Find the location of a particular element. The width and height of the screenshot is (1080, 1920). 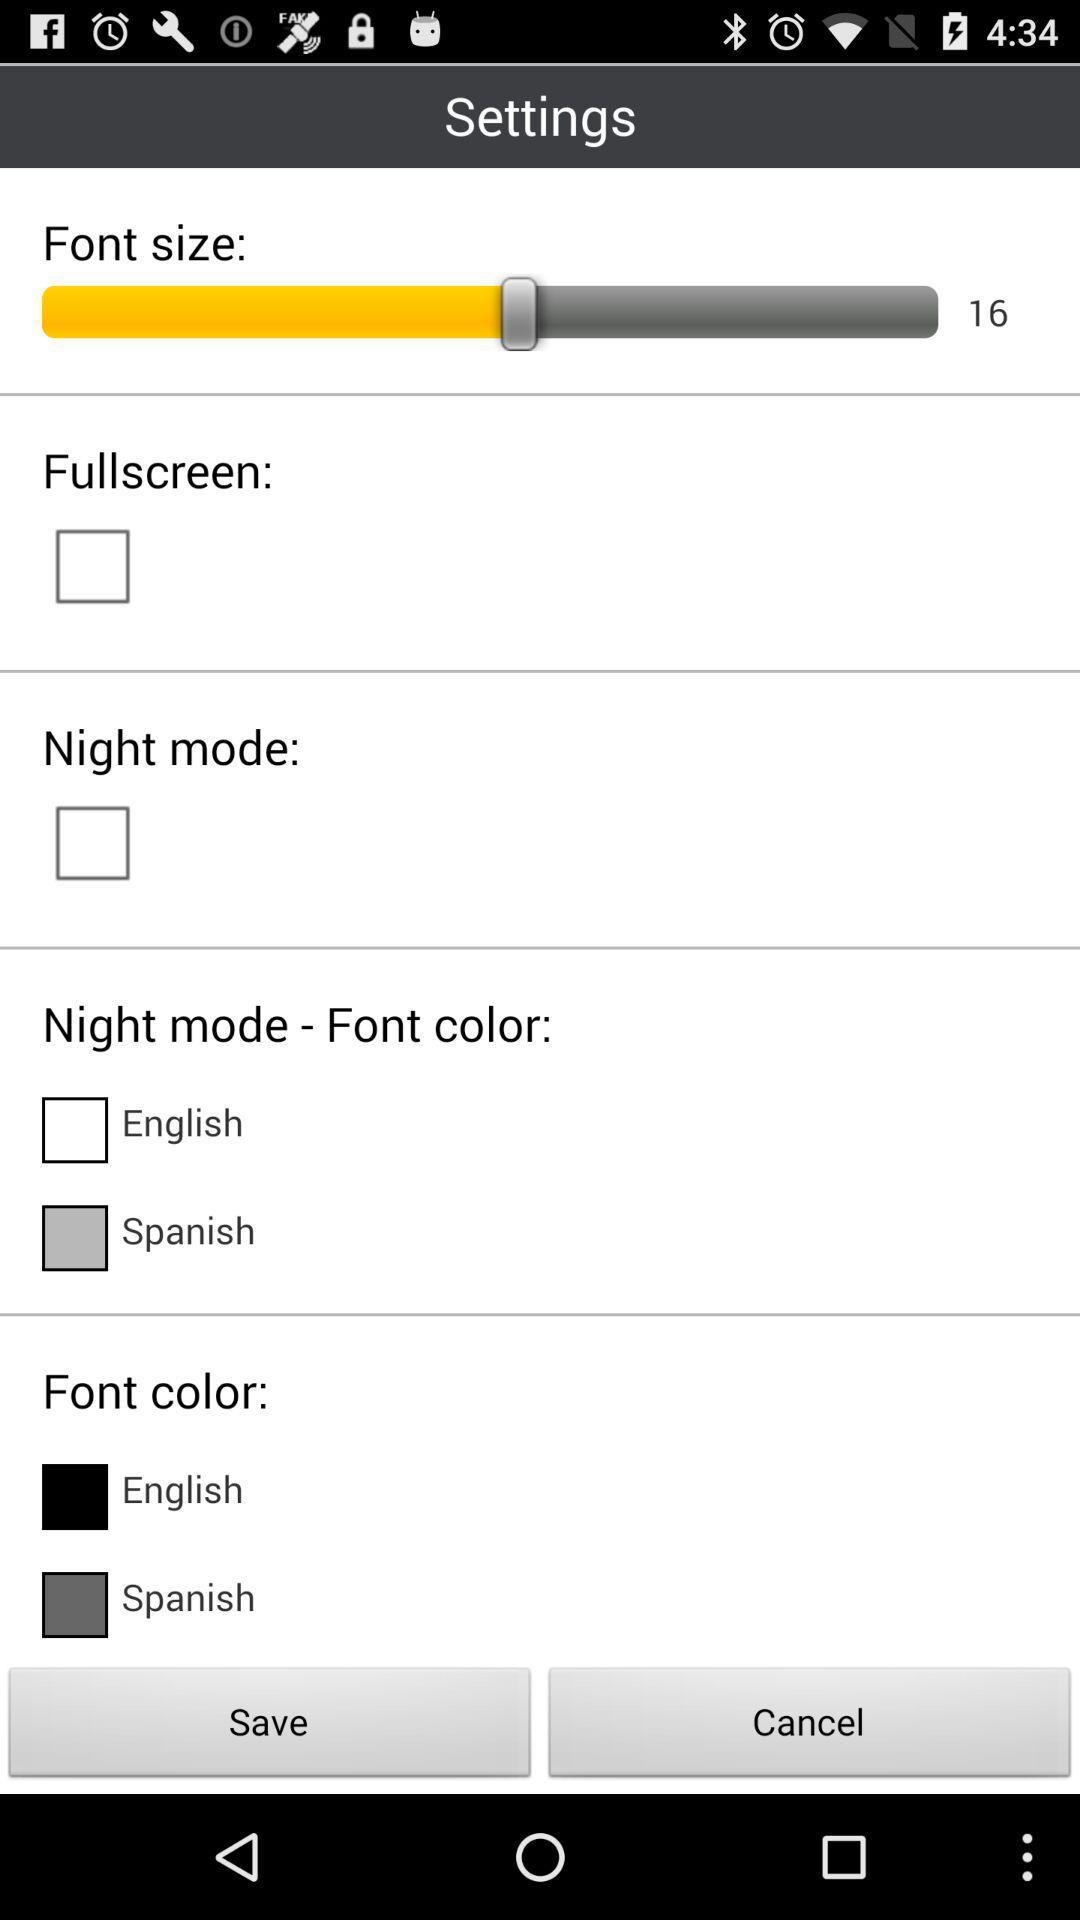

the save is located at coordinates (270, 1727).